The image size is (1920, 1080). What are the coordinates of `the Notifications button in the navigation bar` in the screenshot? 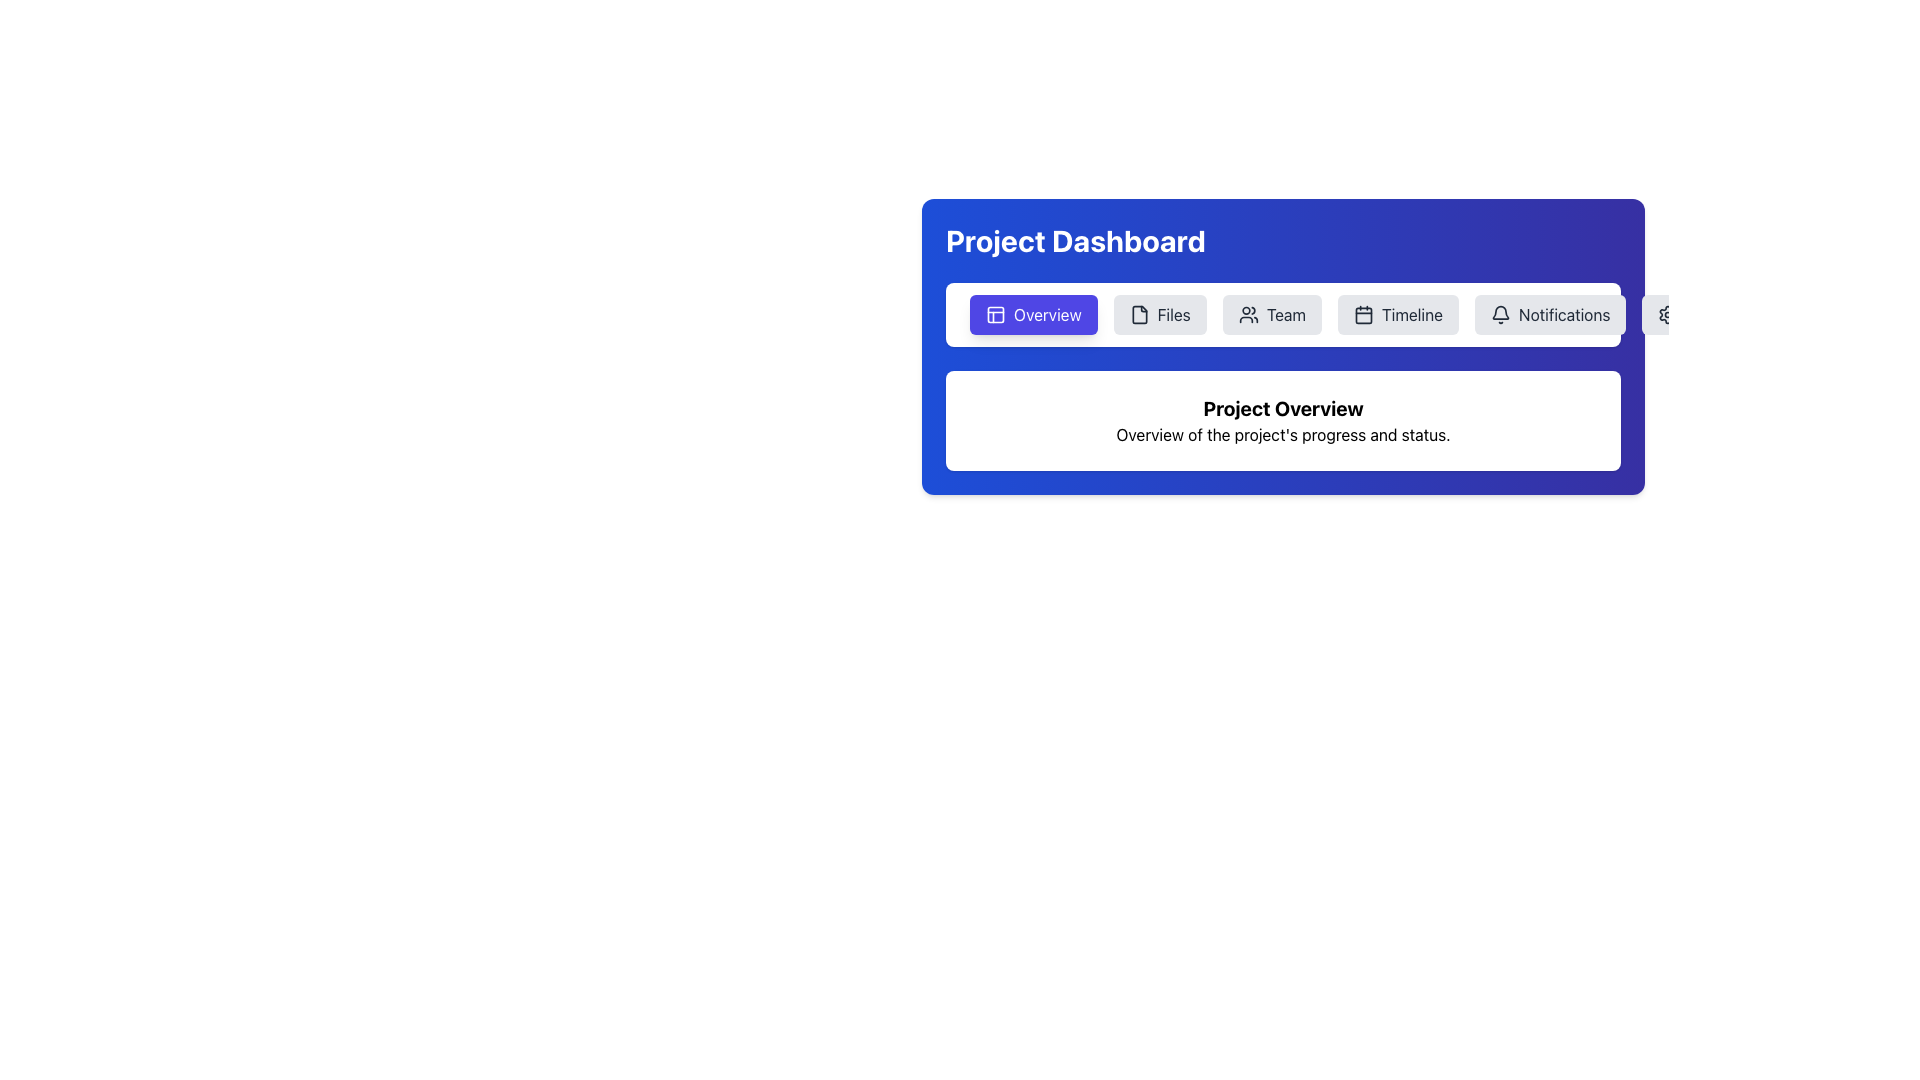 It's located at (1549, 315).